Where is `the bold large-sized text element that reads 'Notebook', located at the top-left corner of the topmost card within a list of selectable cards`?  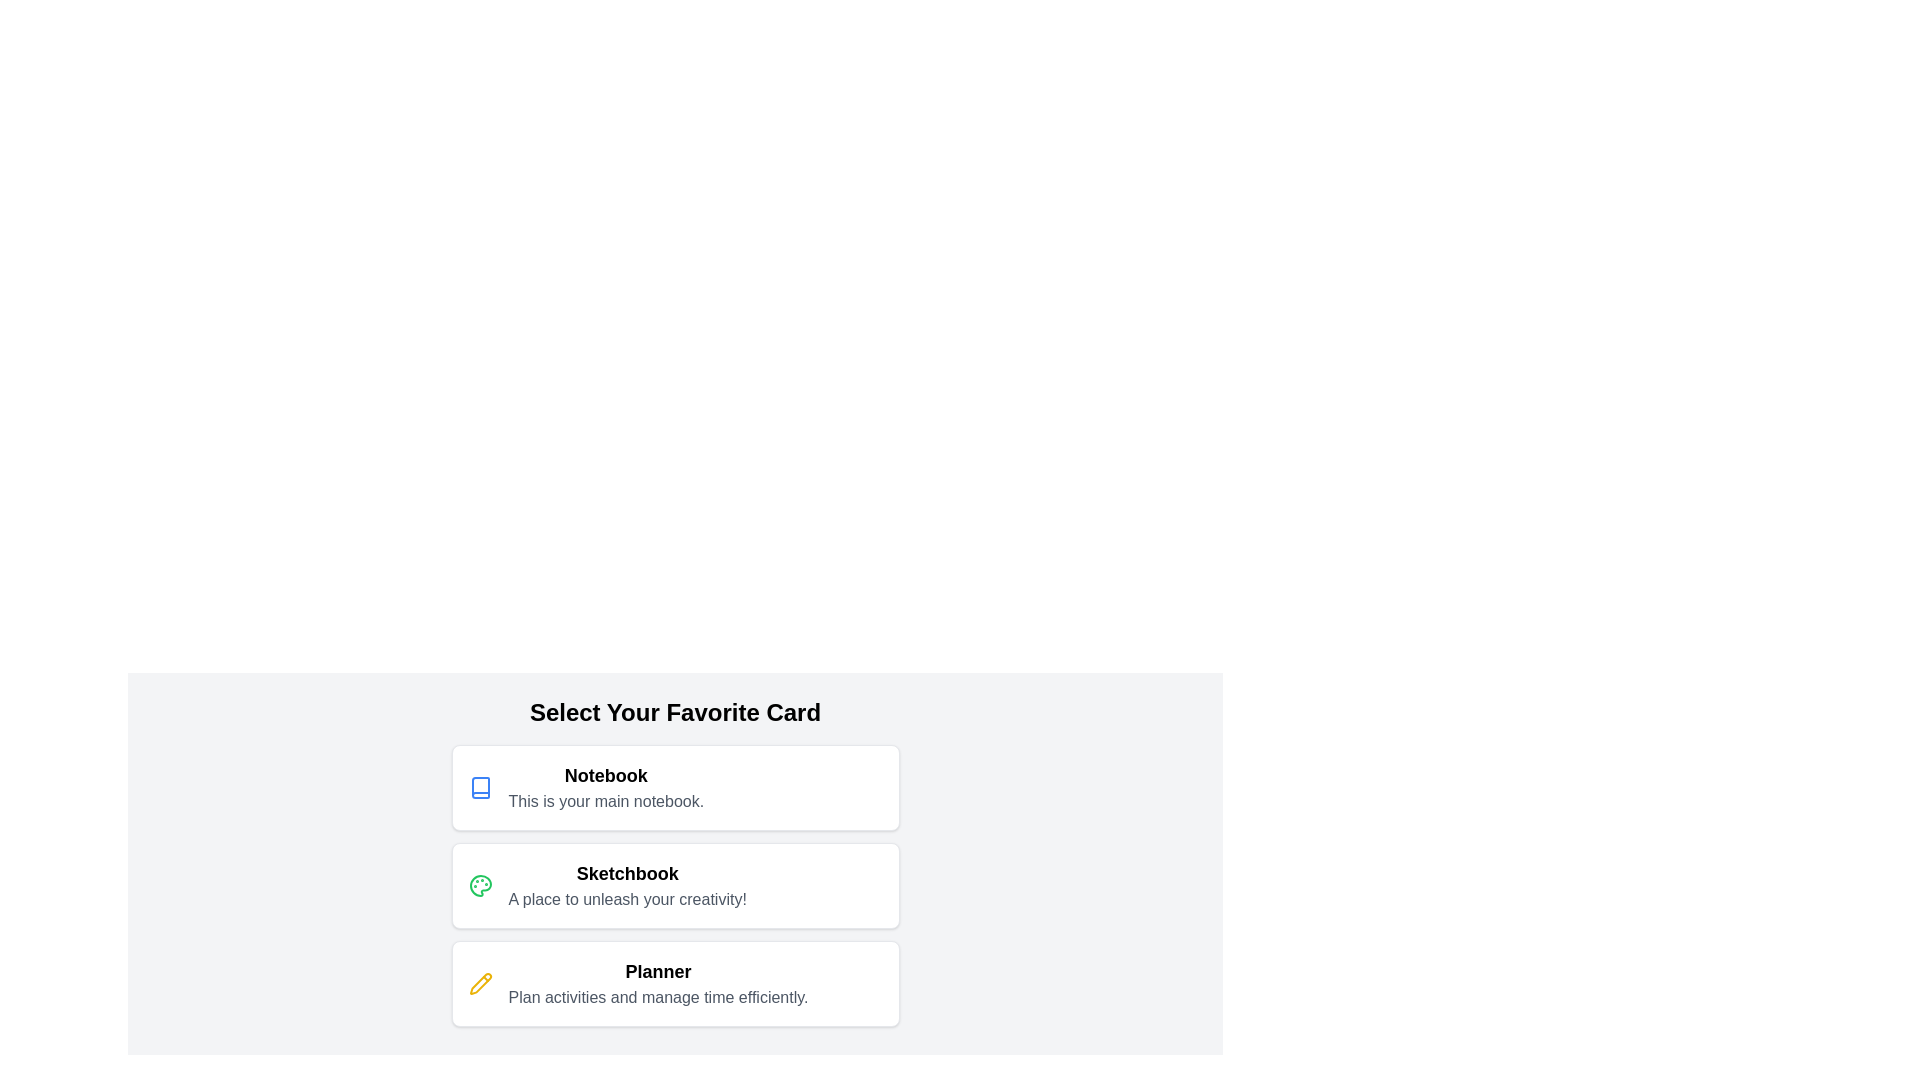 the bold large-sized text element that reads 'Notebook', located at the top-left corner of the topmost card within a list of selectable cards is located at coordinates (605, 774).